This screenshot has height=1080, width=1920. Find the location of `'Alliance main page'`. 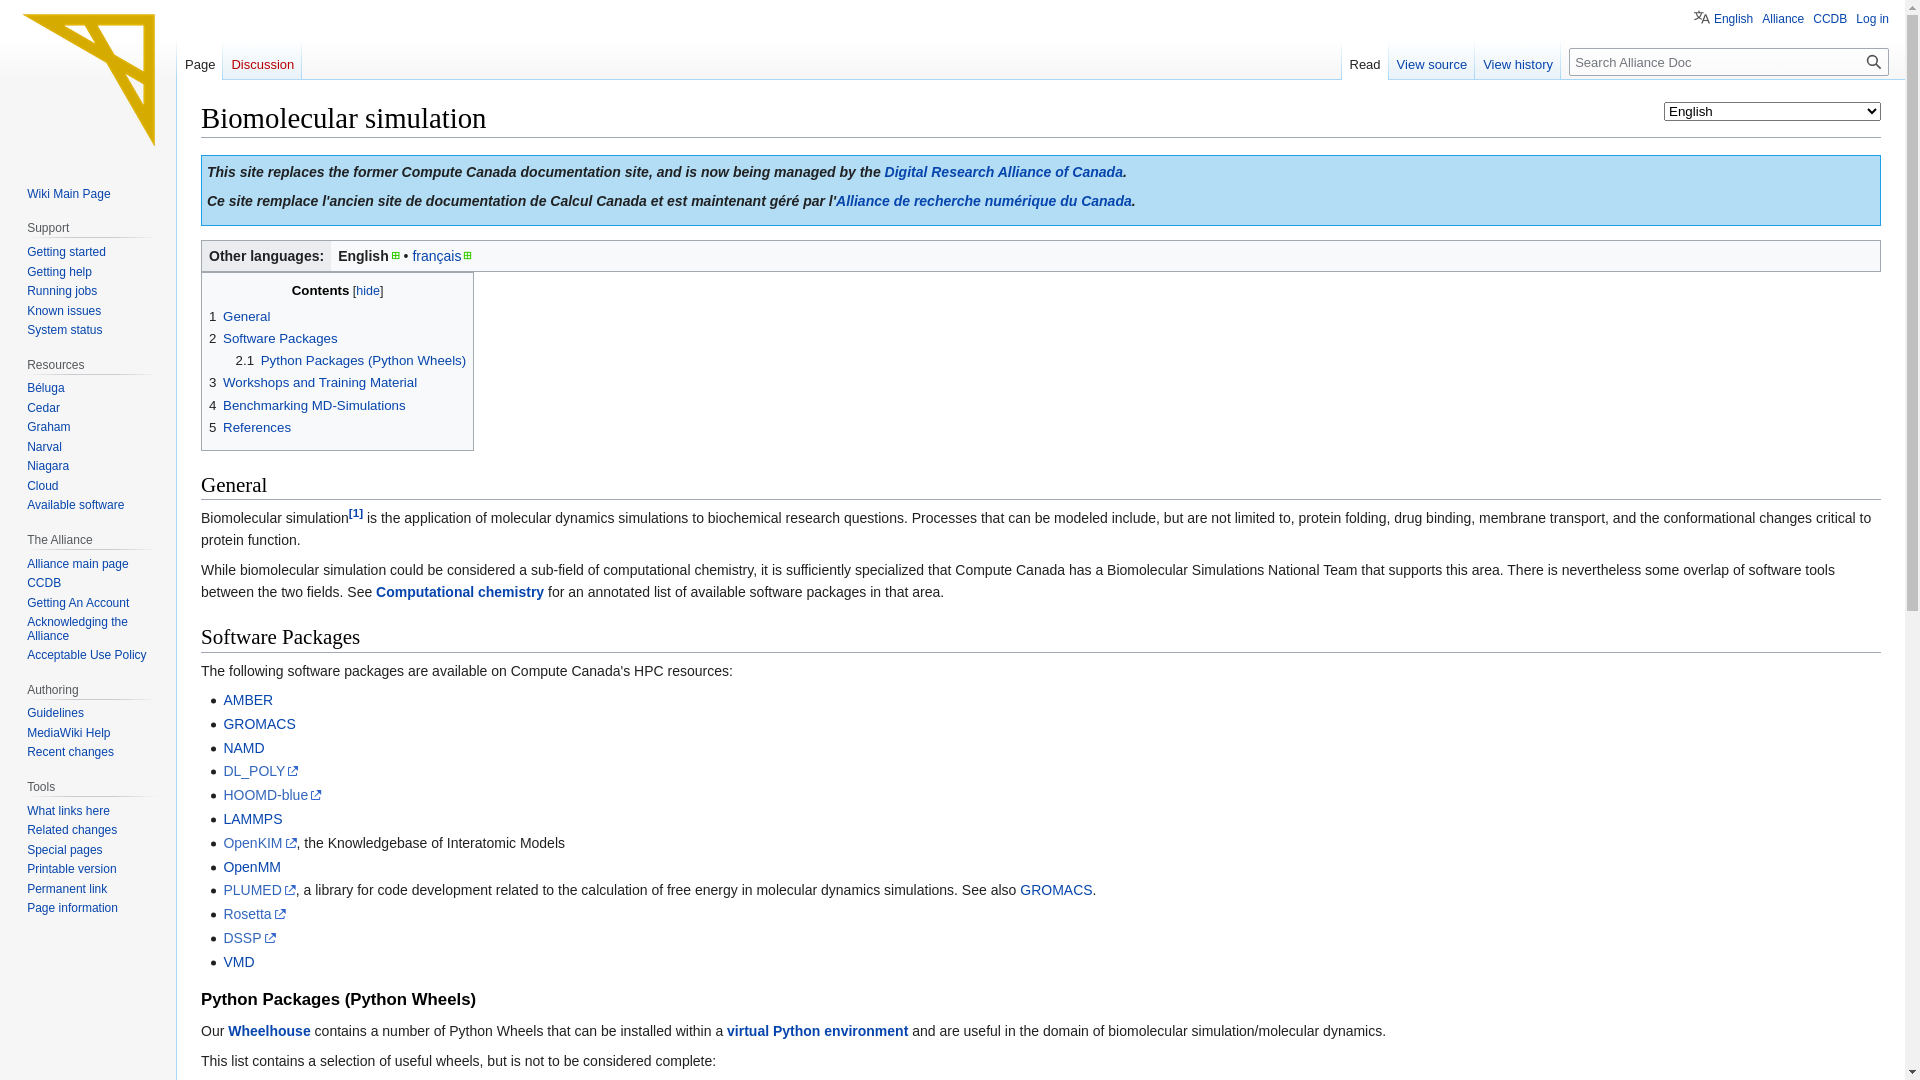

'Alliance main page' is located at coordinates (27, 563).